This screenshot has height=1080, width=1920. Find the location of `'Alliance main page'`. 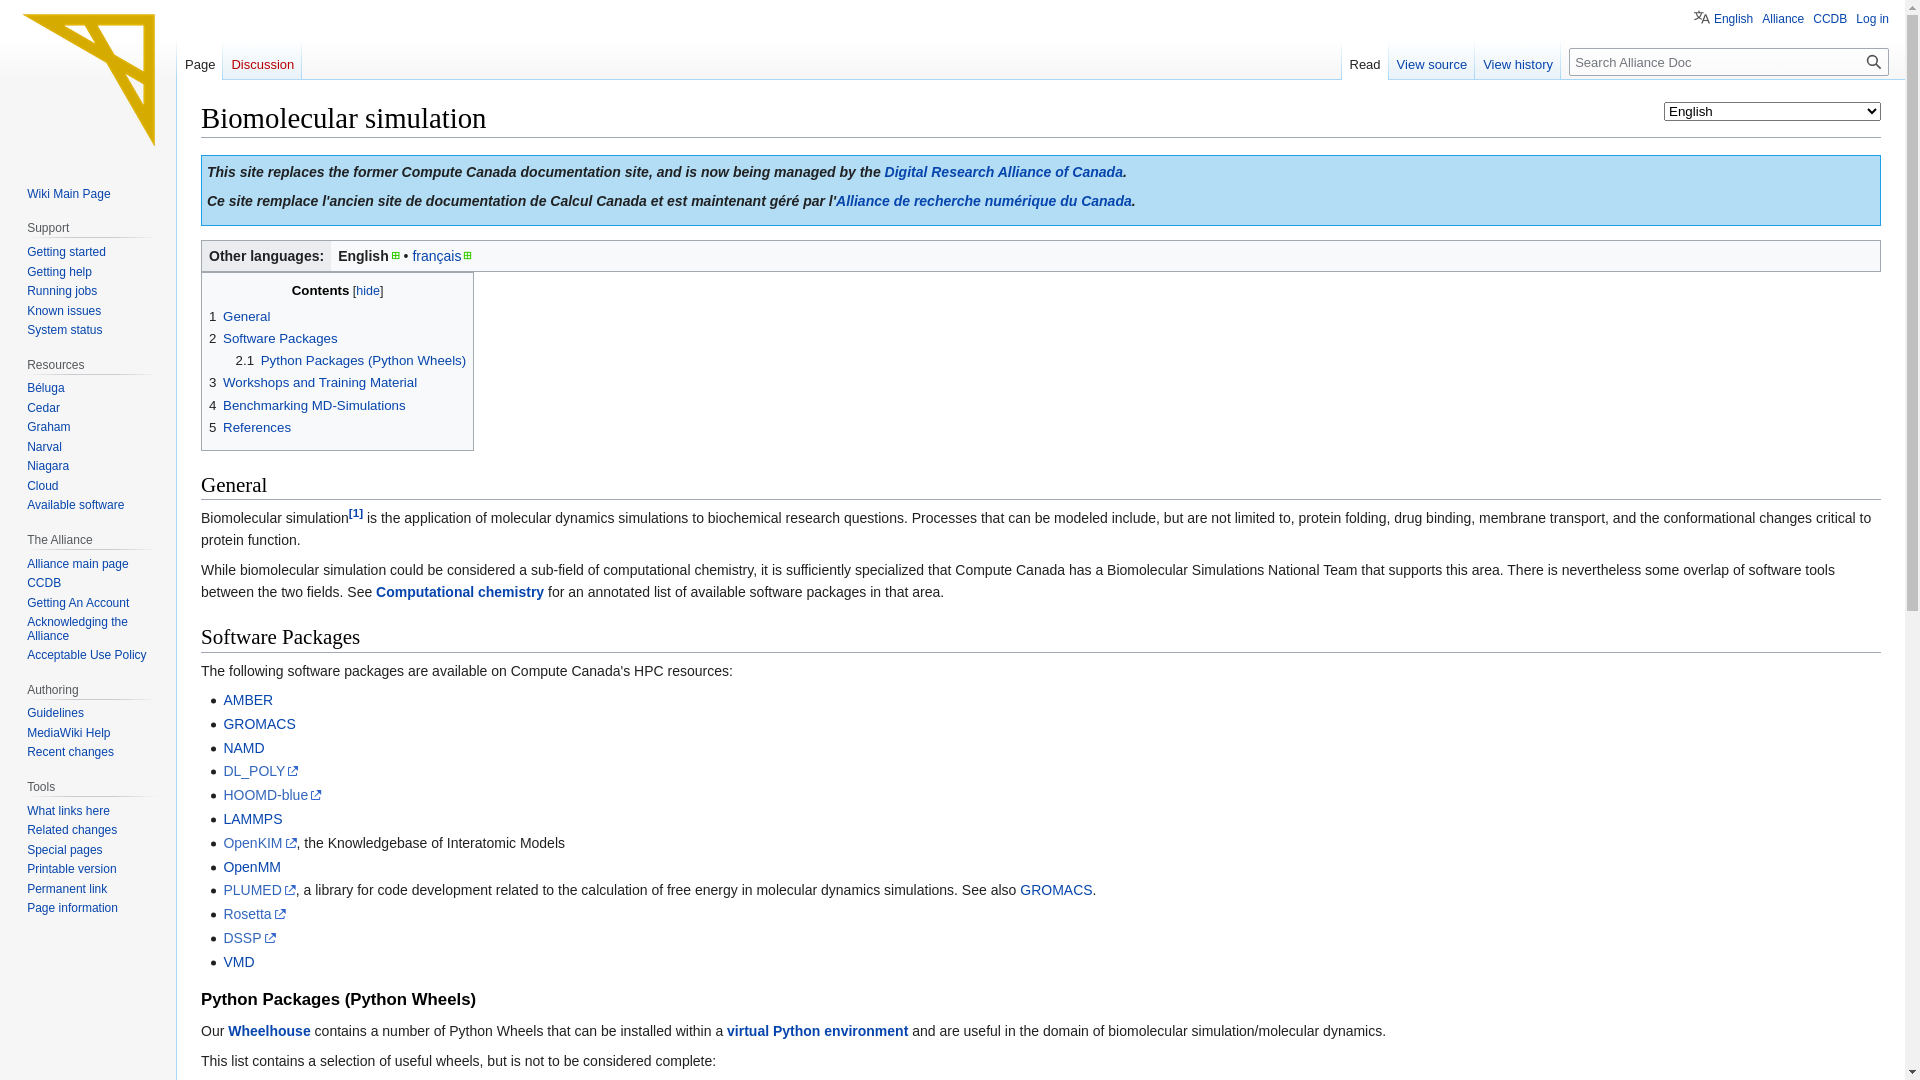

'Alliance main page' is located at coordinates (27, 563).